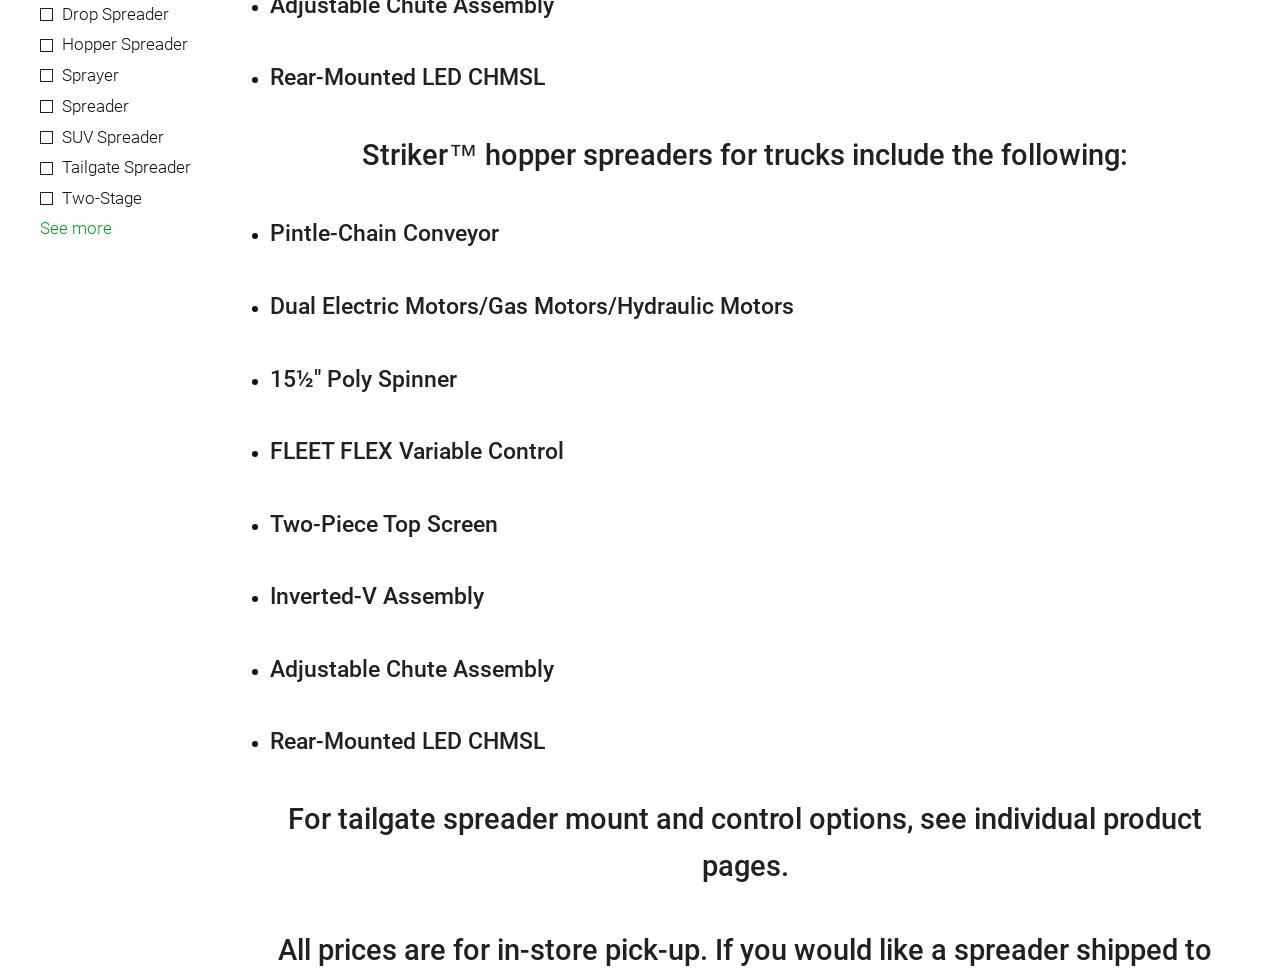 This screenshot has width=1280, height=970. Describe the element at coordinates (743, 840) in the screenshot. I see `'For tailgate spreader mount and control options, see individual product pages.'` at that location.